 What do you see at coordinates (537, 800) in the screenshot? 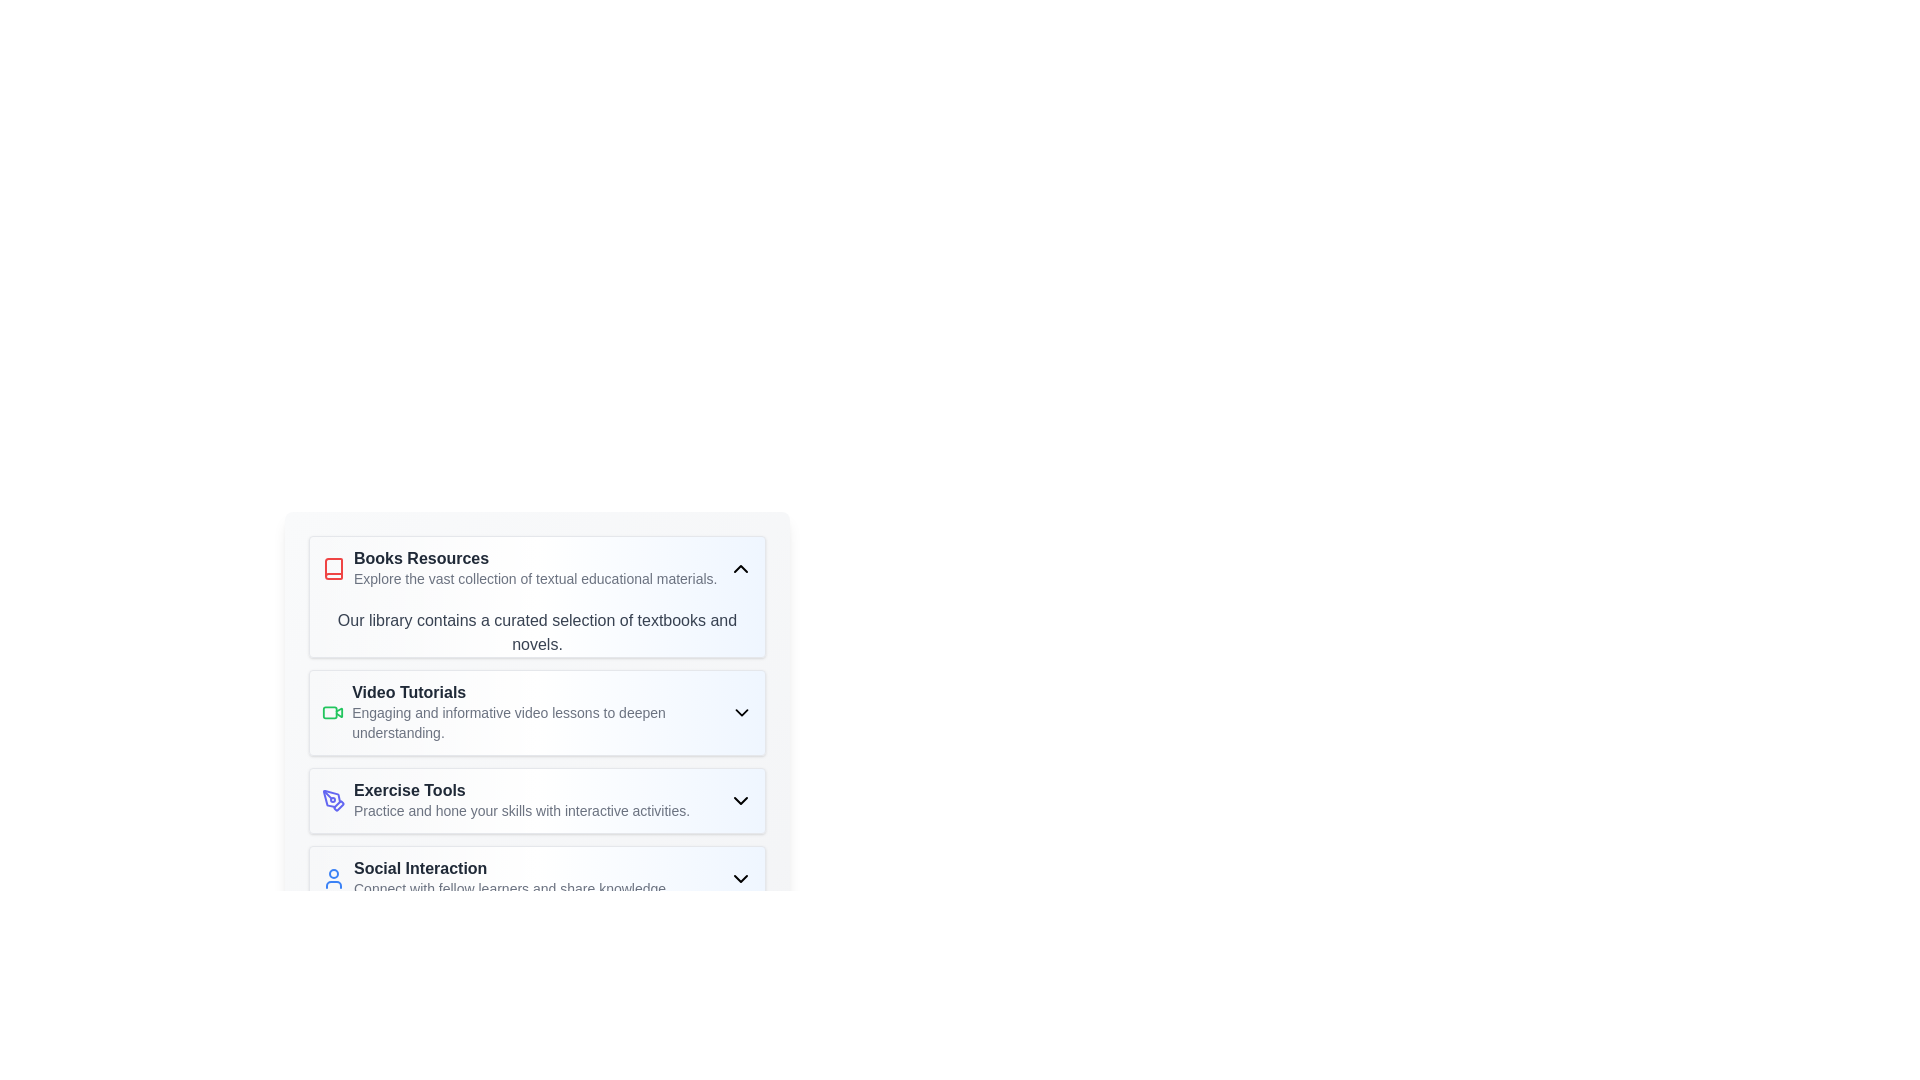
I see `the Collapsible Card Header for 'Exercise Tools'` at bounding box center [537, 800].